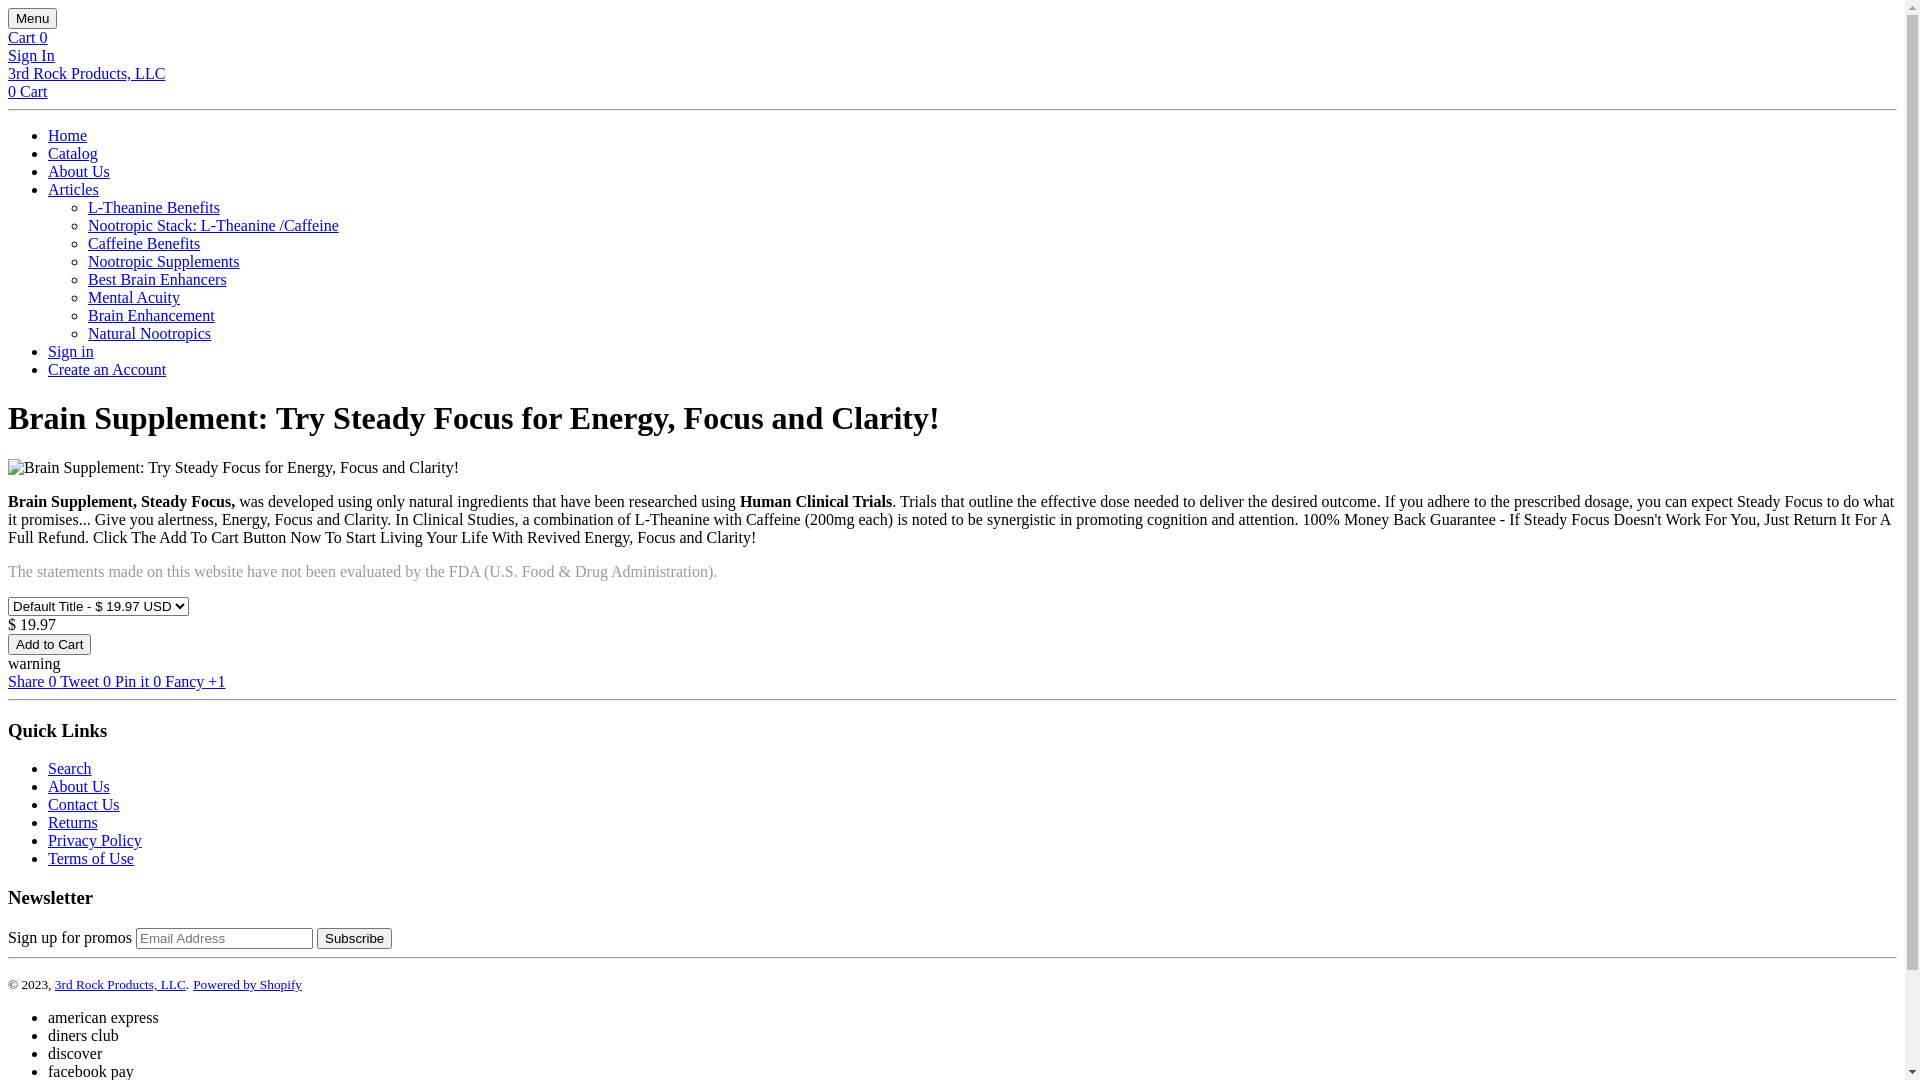 The width and height of the screenshot is (1920, 1080). Describe the element at coordinates (143, 242) in the screenshot. I see `'Caffeine Benefits'` at that location.